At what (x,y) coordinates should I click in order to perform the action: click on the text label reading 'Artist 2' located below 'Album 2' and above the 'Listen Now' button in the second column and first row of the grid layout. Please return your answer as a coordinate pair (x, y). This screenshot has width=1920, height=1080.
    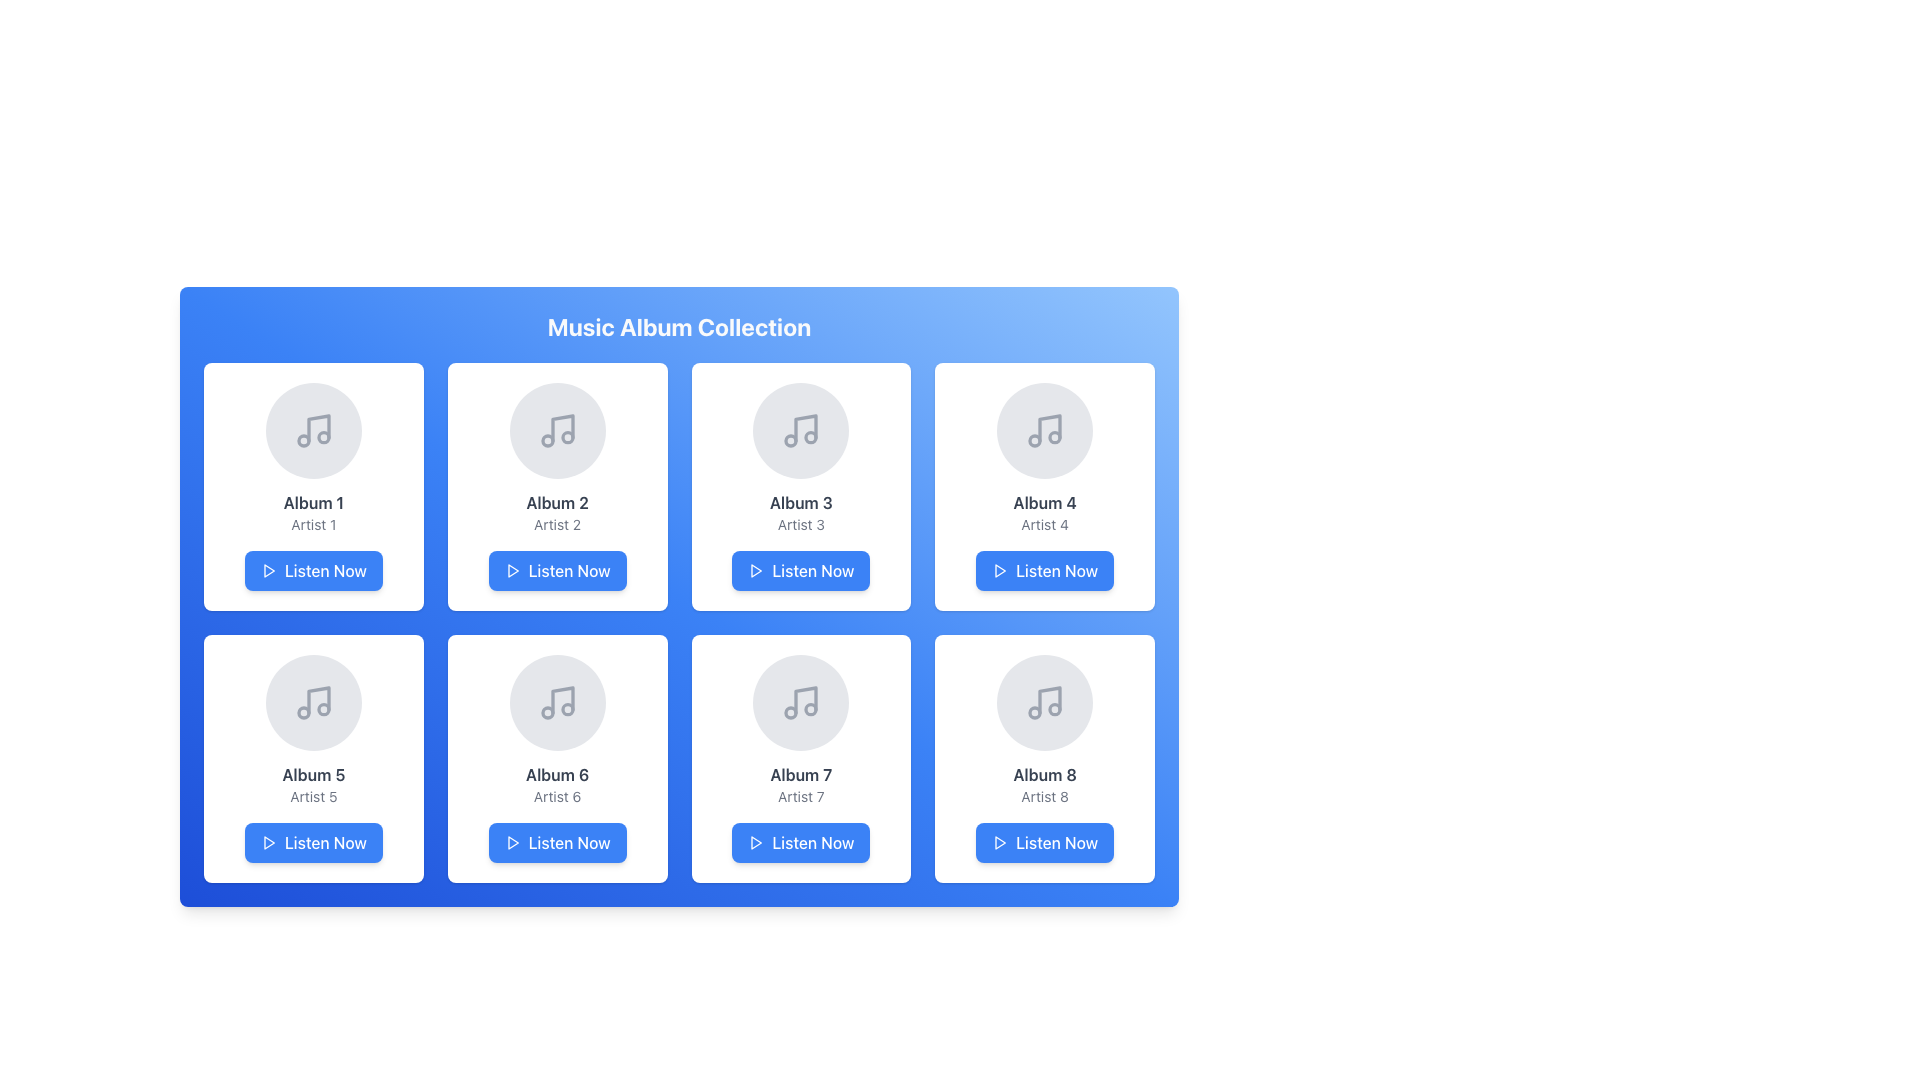
    Looking at the image, I should click on (557, 523).